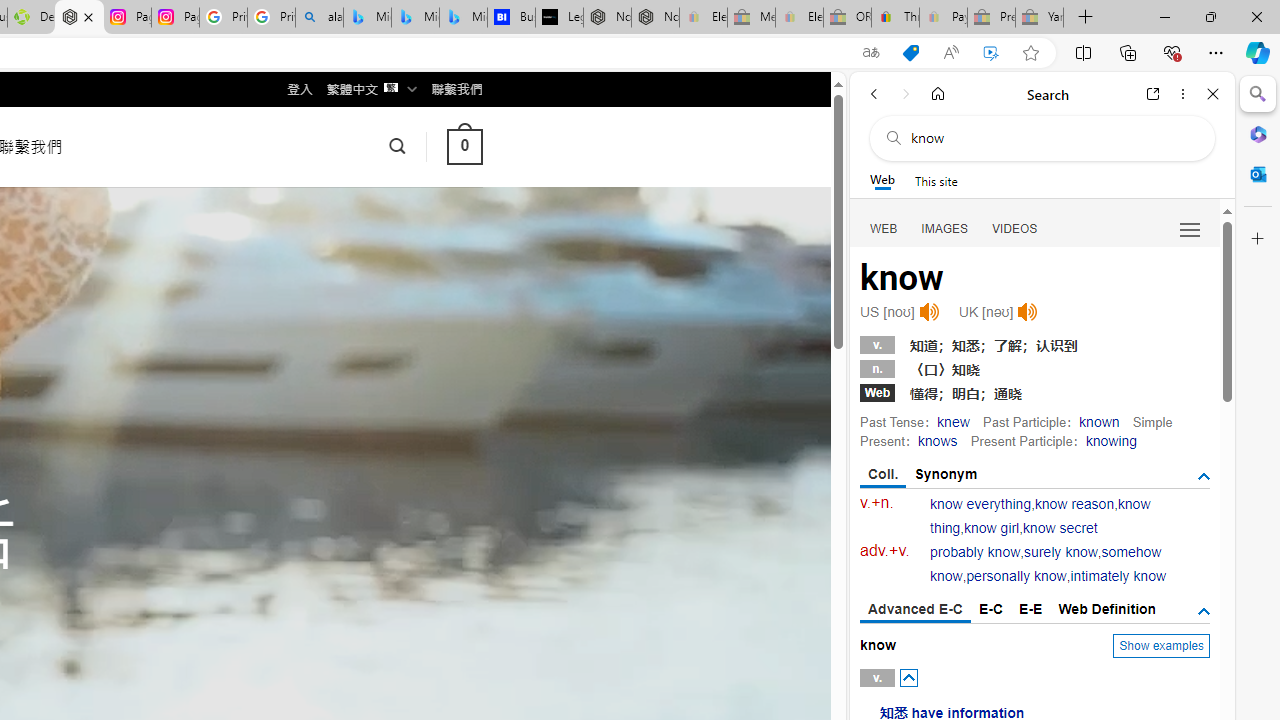  Describe the element at coordinates (1015, 227) in the screenshot. I see `'Search Filter, VIDEOS'` at that location.